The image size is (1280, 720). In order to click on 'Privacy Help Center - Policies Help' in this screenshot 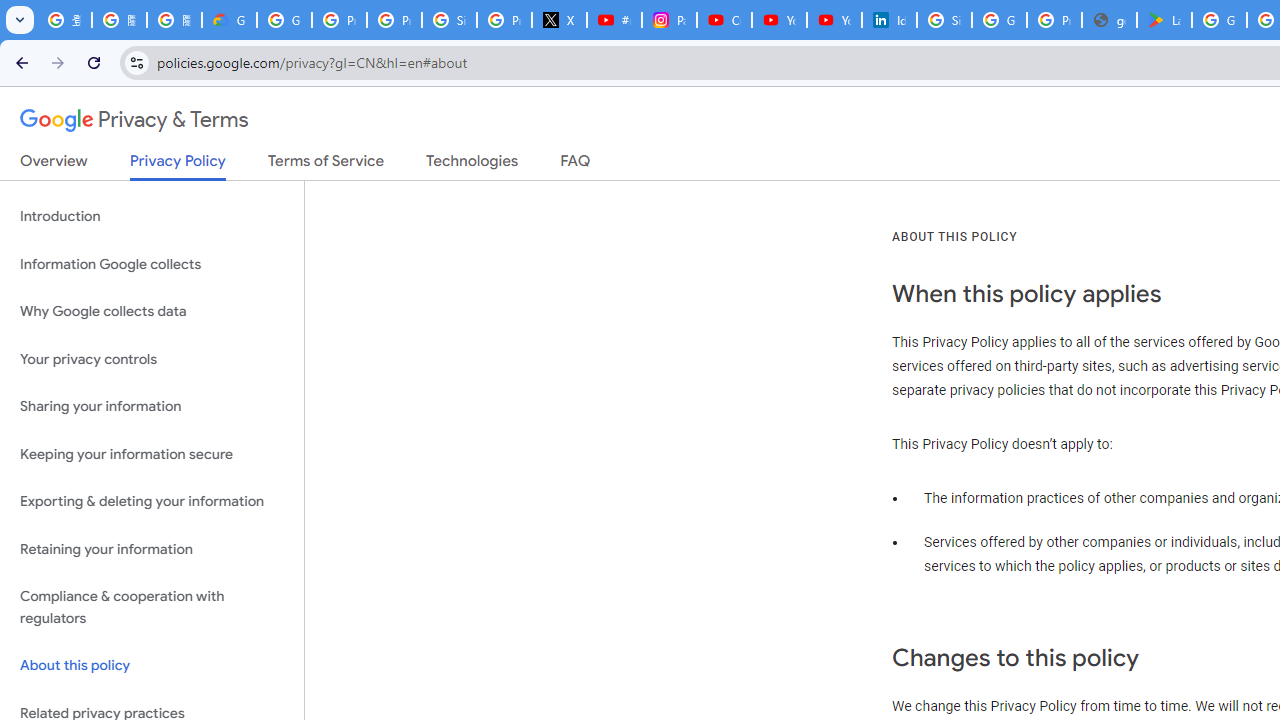, I will do `click(394, 20)`.